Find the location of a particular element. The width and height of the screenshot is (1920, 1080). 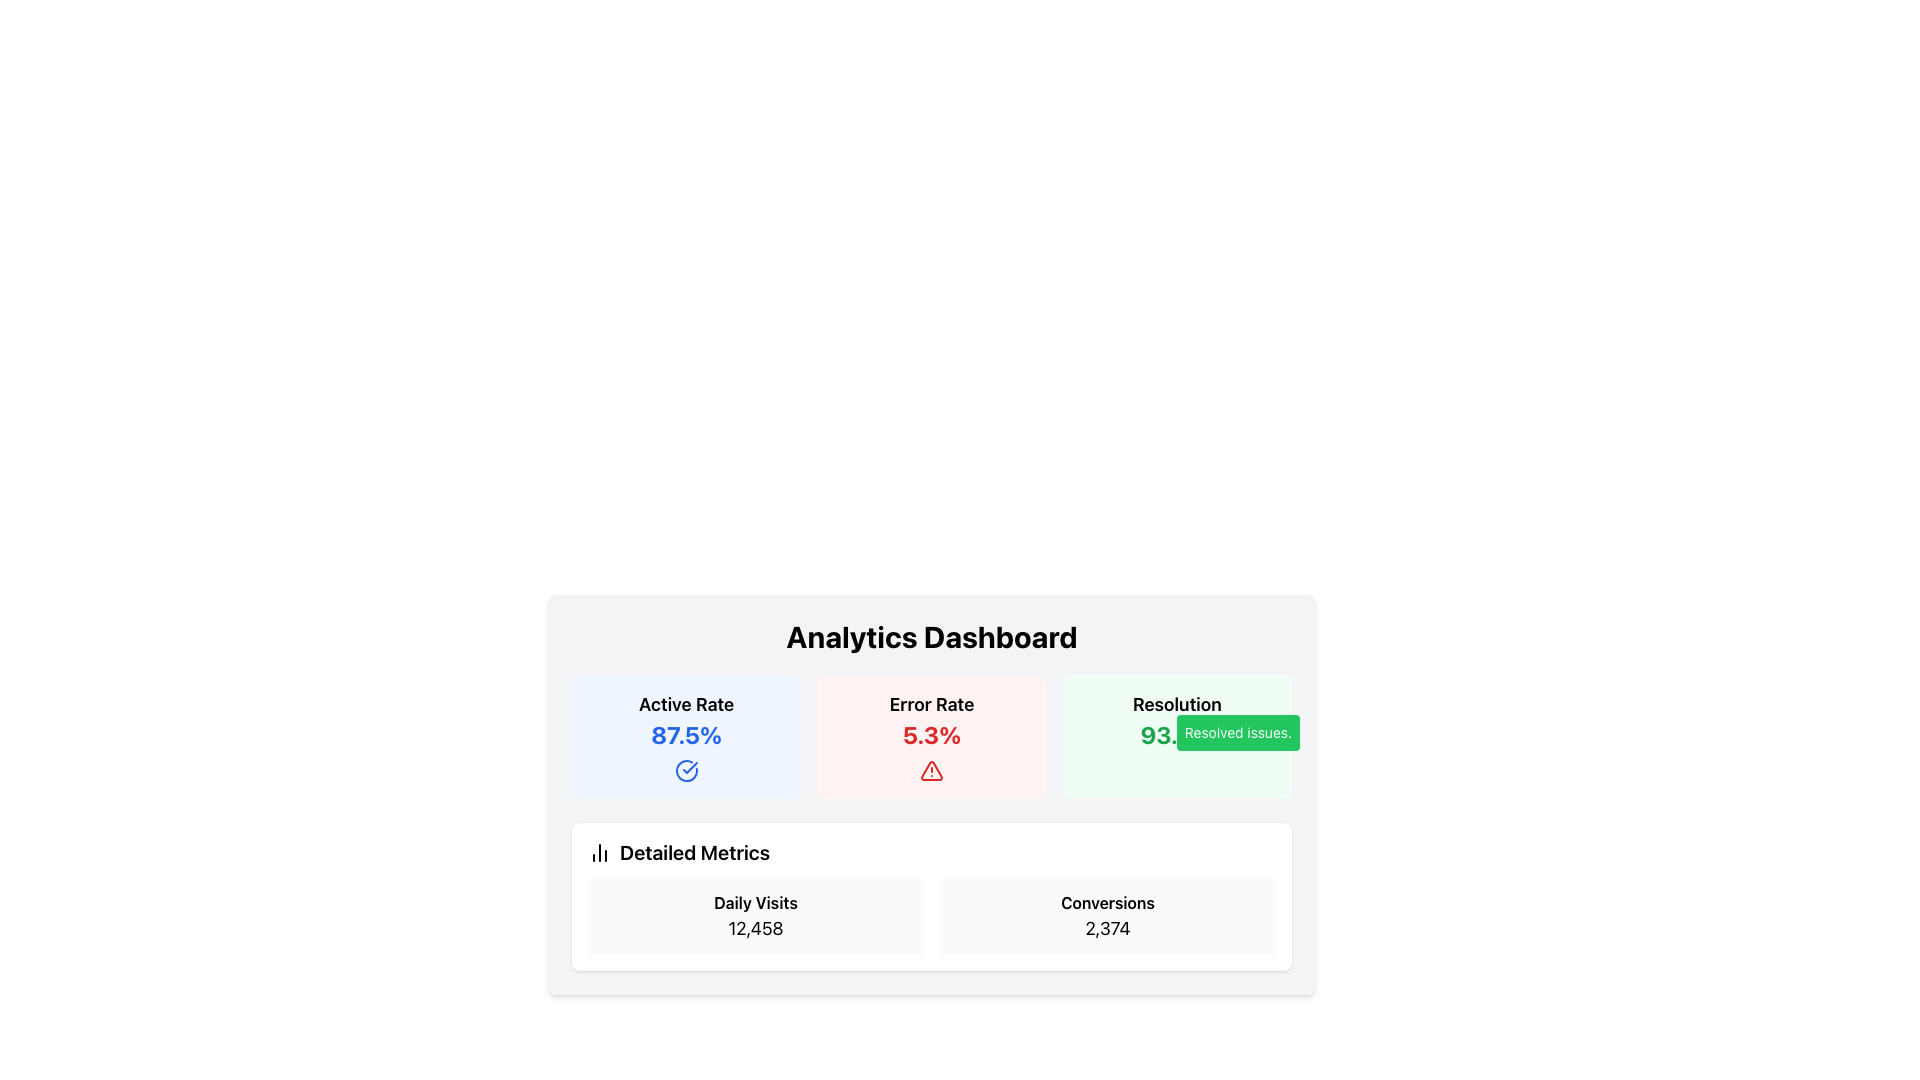

the 'Error Rate' text label which is prominently displayed in bold font within a highlighted rectangular area with a light red background, located above the '5.3%' text is located at coordinates (930, 704).